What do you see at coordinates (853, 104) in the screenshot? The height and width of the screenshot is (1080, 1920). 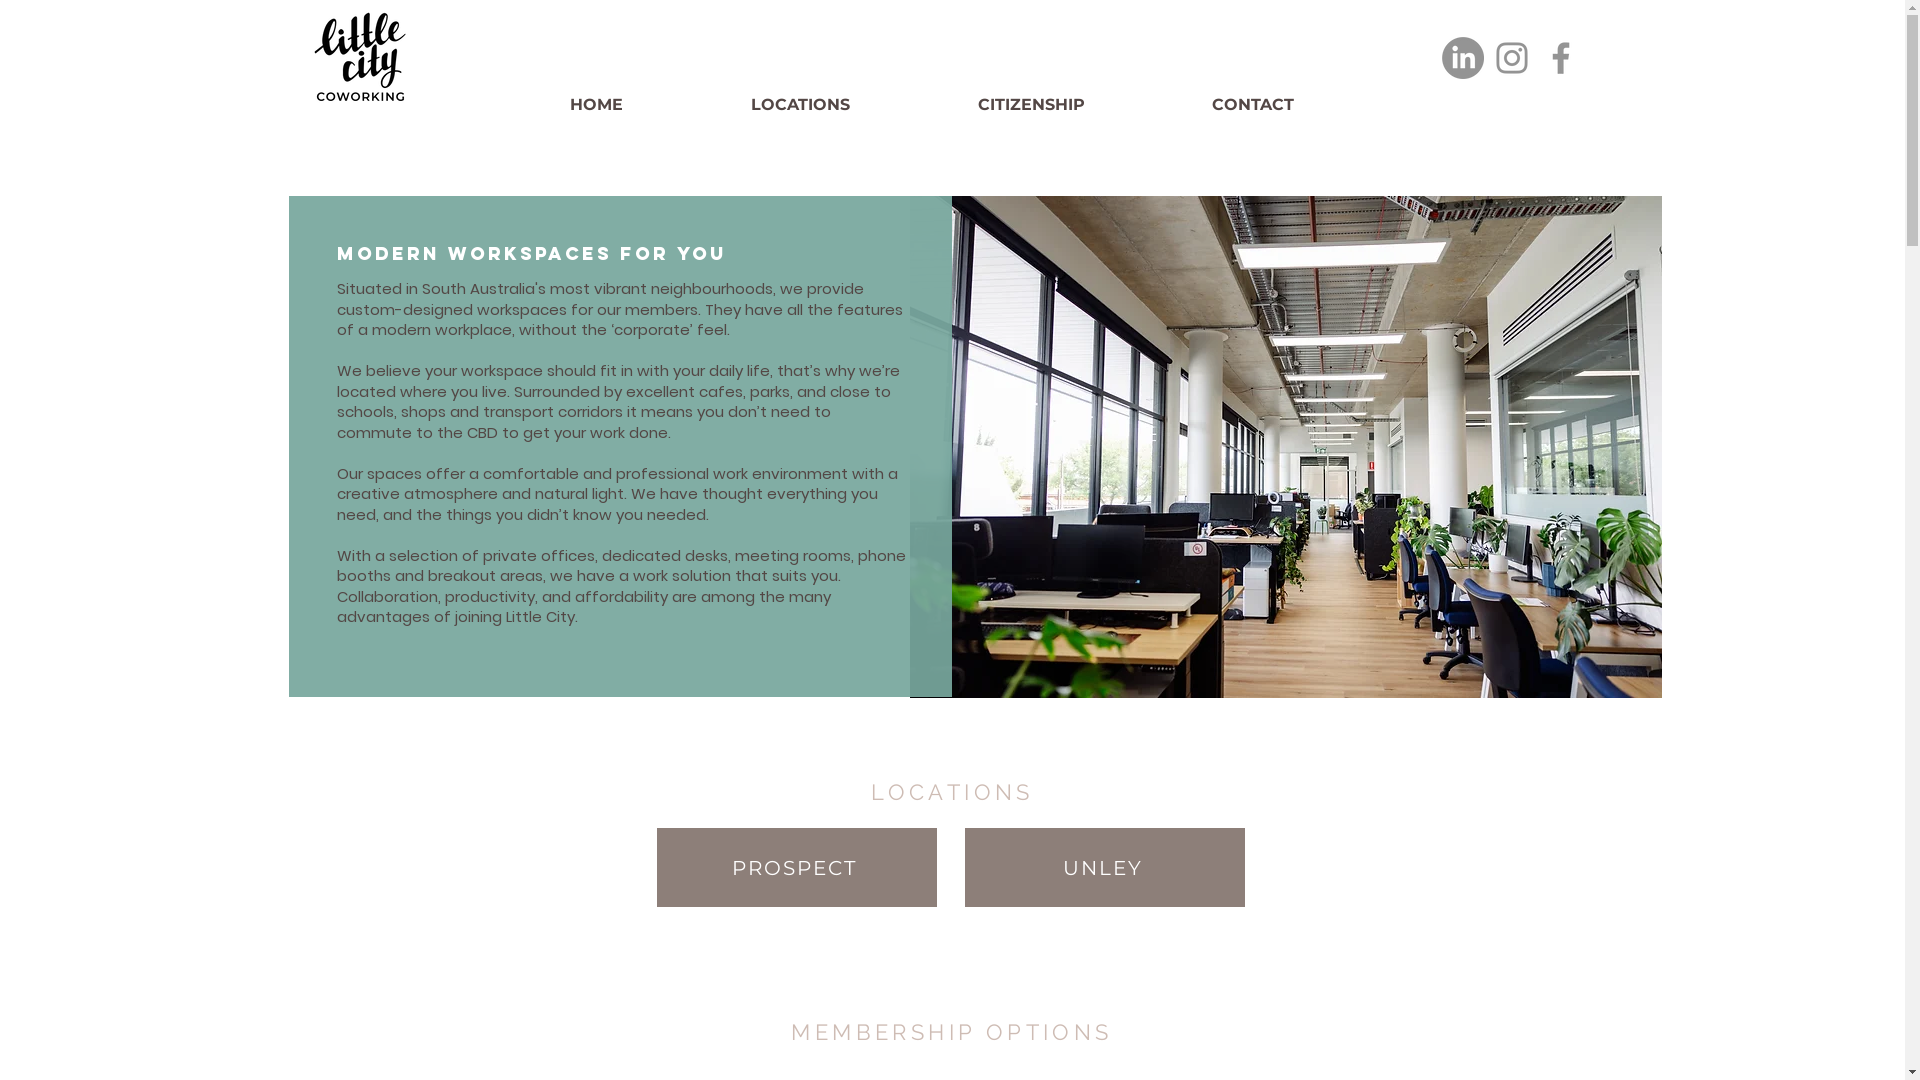 I see `'LOCATIONS'` at bounding box center [853, 104].